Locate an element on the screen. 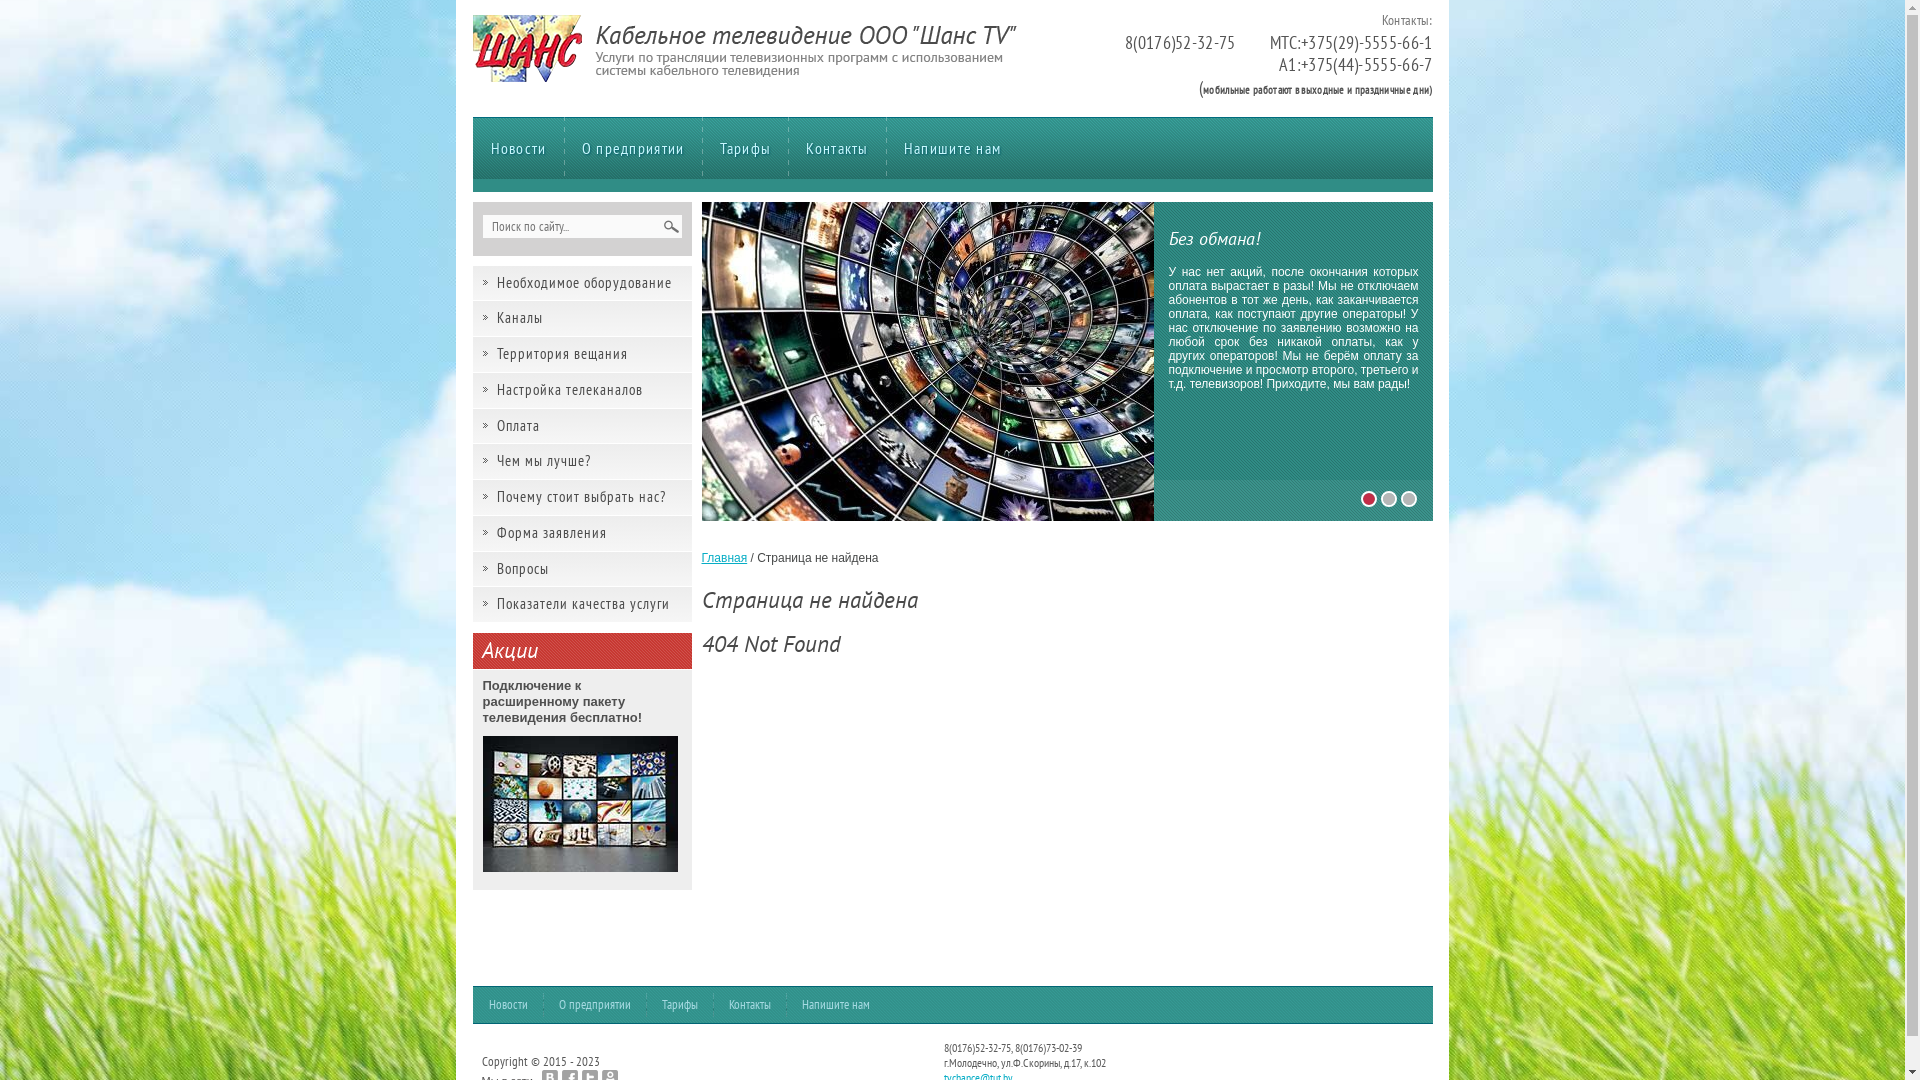 The image size is (1920, 1080). '3' is located at coordinates (1408, 497).